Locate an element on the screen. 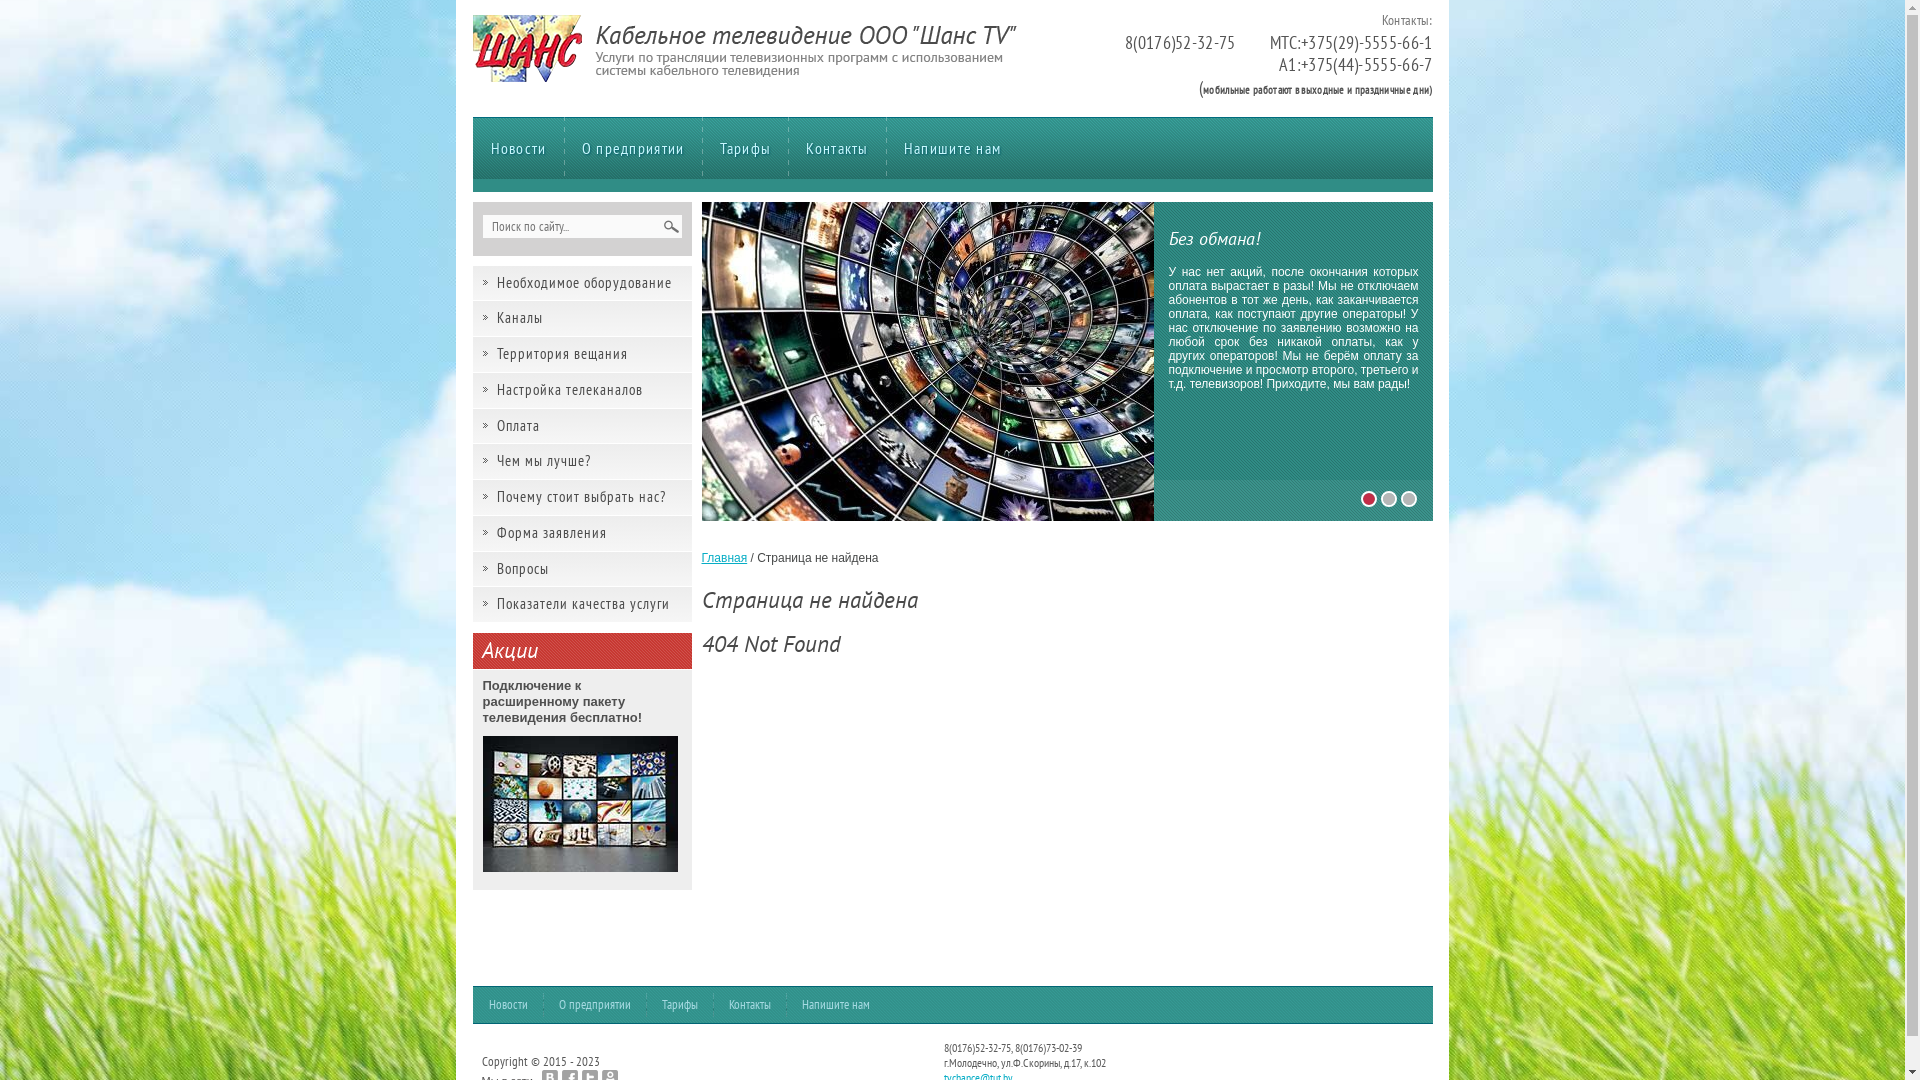 The image size is (1920, 1080). '3' is located at coordinates (1408, 497).